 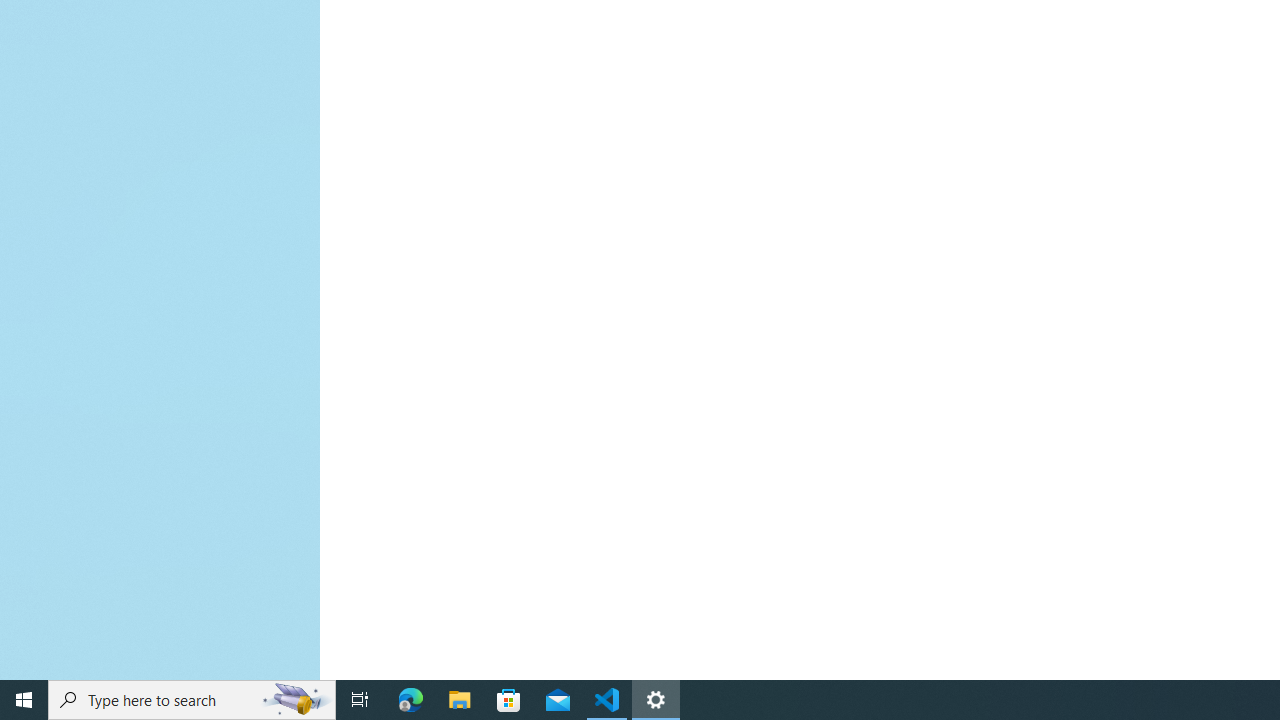 What do you see at coordinates (359, 698) in the screenshot?
I see `'Task View'` at bounding box center [359, 698].